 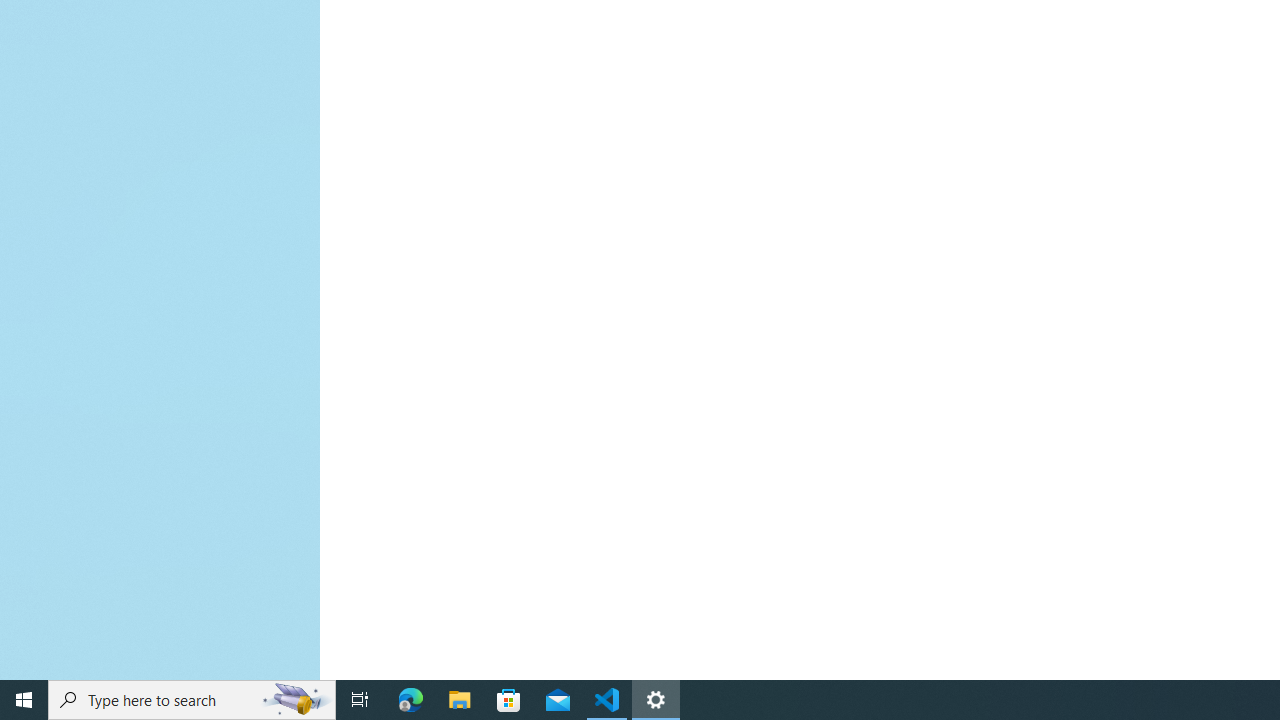 What do you see at coordinates (359, 698) in the screenshot?
I see `'Task View'` at bounding box center [359, 698].